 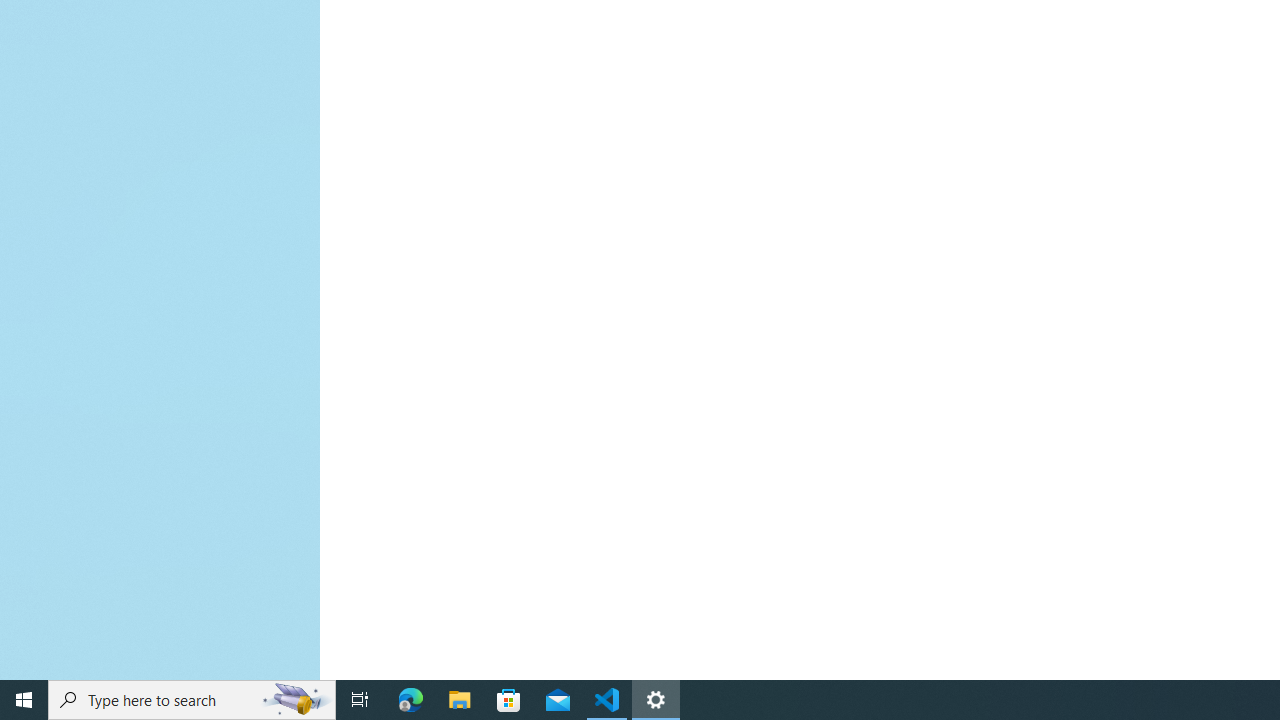 What do you see at coordinates (359, 698) in the screenshot?
I see `'Task View'` at bounding box center [359, 698].